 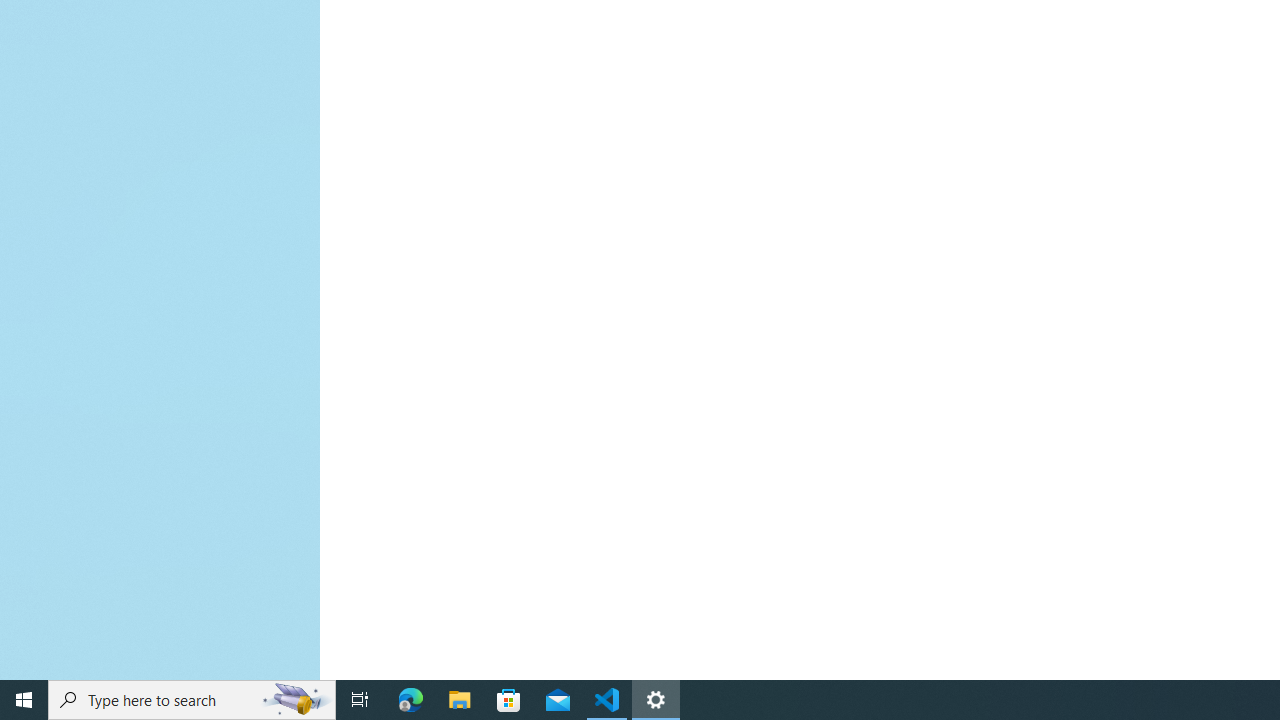 What do you see at coordinates (359, 698) in the screenshot?
I see `'Task View'` at bounding box center [359, 698].